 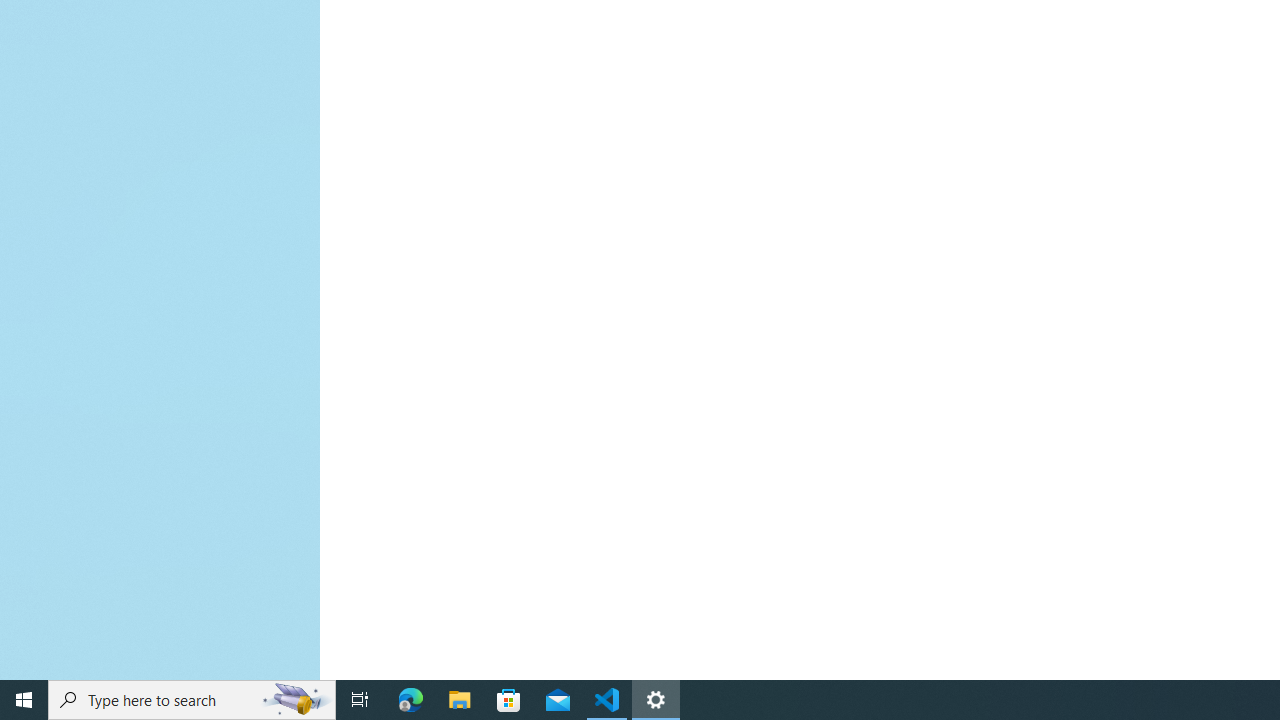 What do you see at coordinates (359, 698) in the screenshot?
I see `'Task View'` at bounding box center [359, 698].